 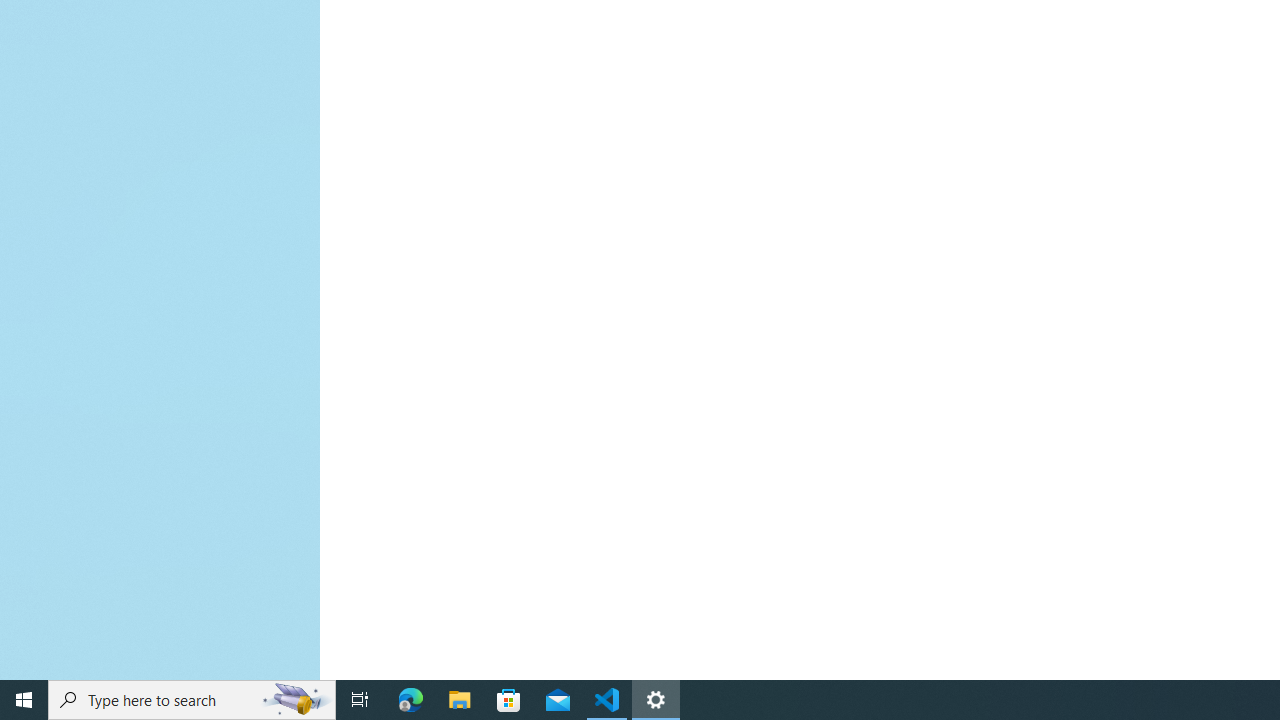 What do you see at coordinates (359, 698) in the screenshot?
I see `'Task View'` at bounding box center [359, 698].